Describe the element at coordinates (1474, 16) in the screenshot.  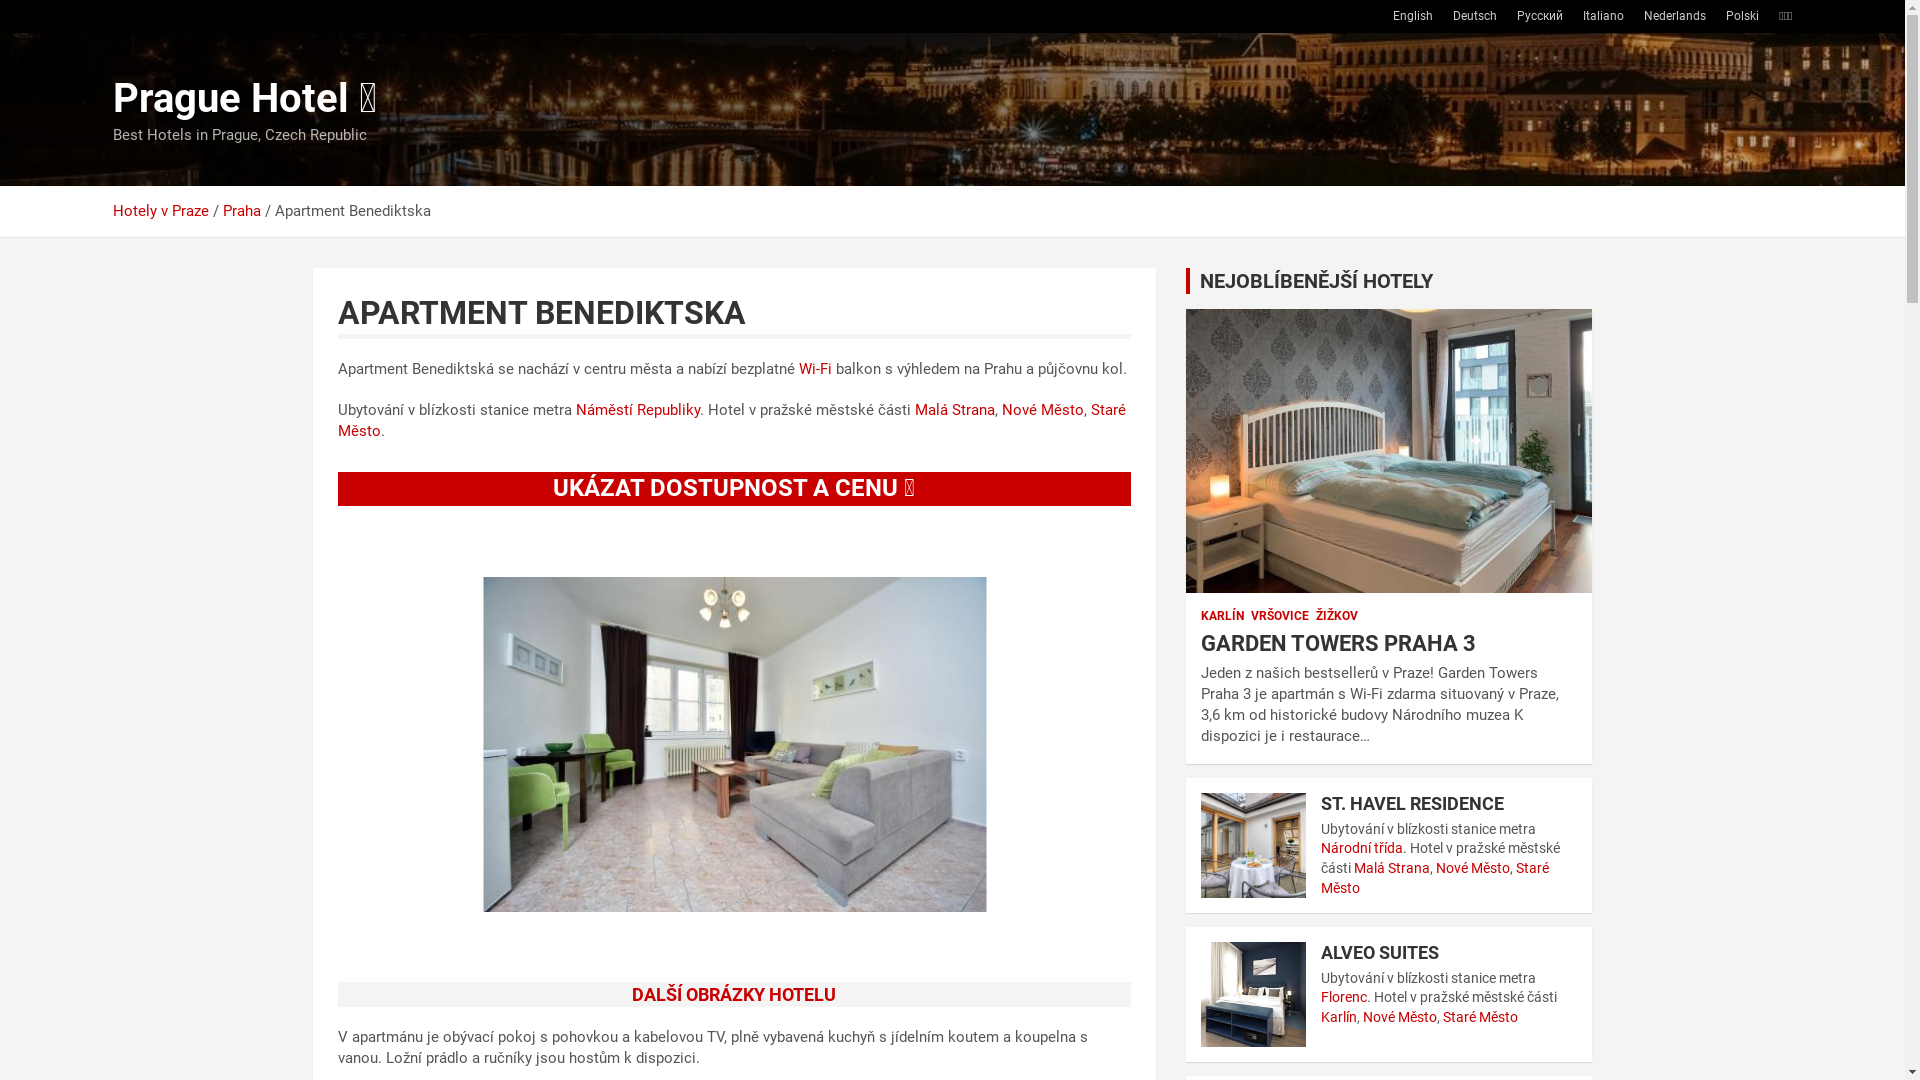
I see `'Deutsch'` at that location.